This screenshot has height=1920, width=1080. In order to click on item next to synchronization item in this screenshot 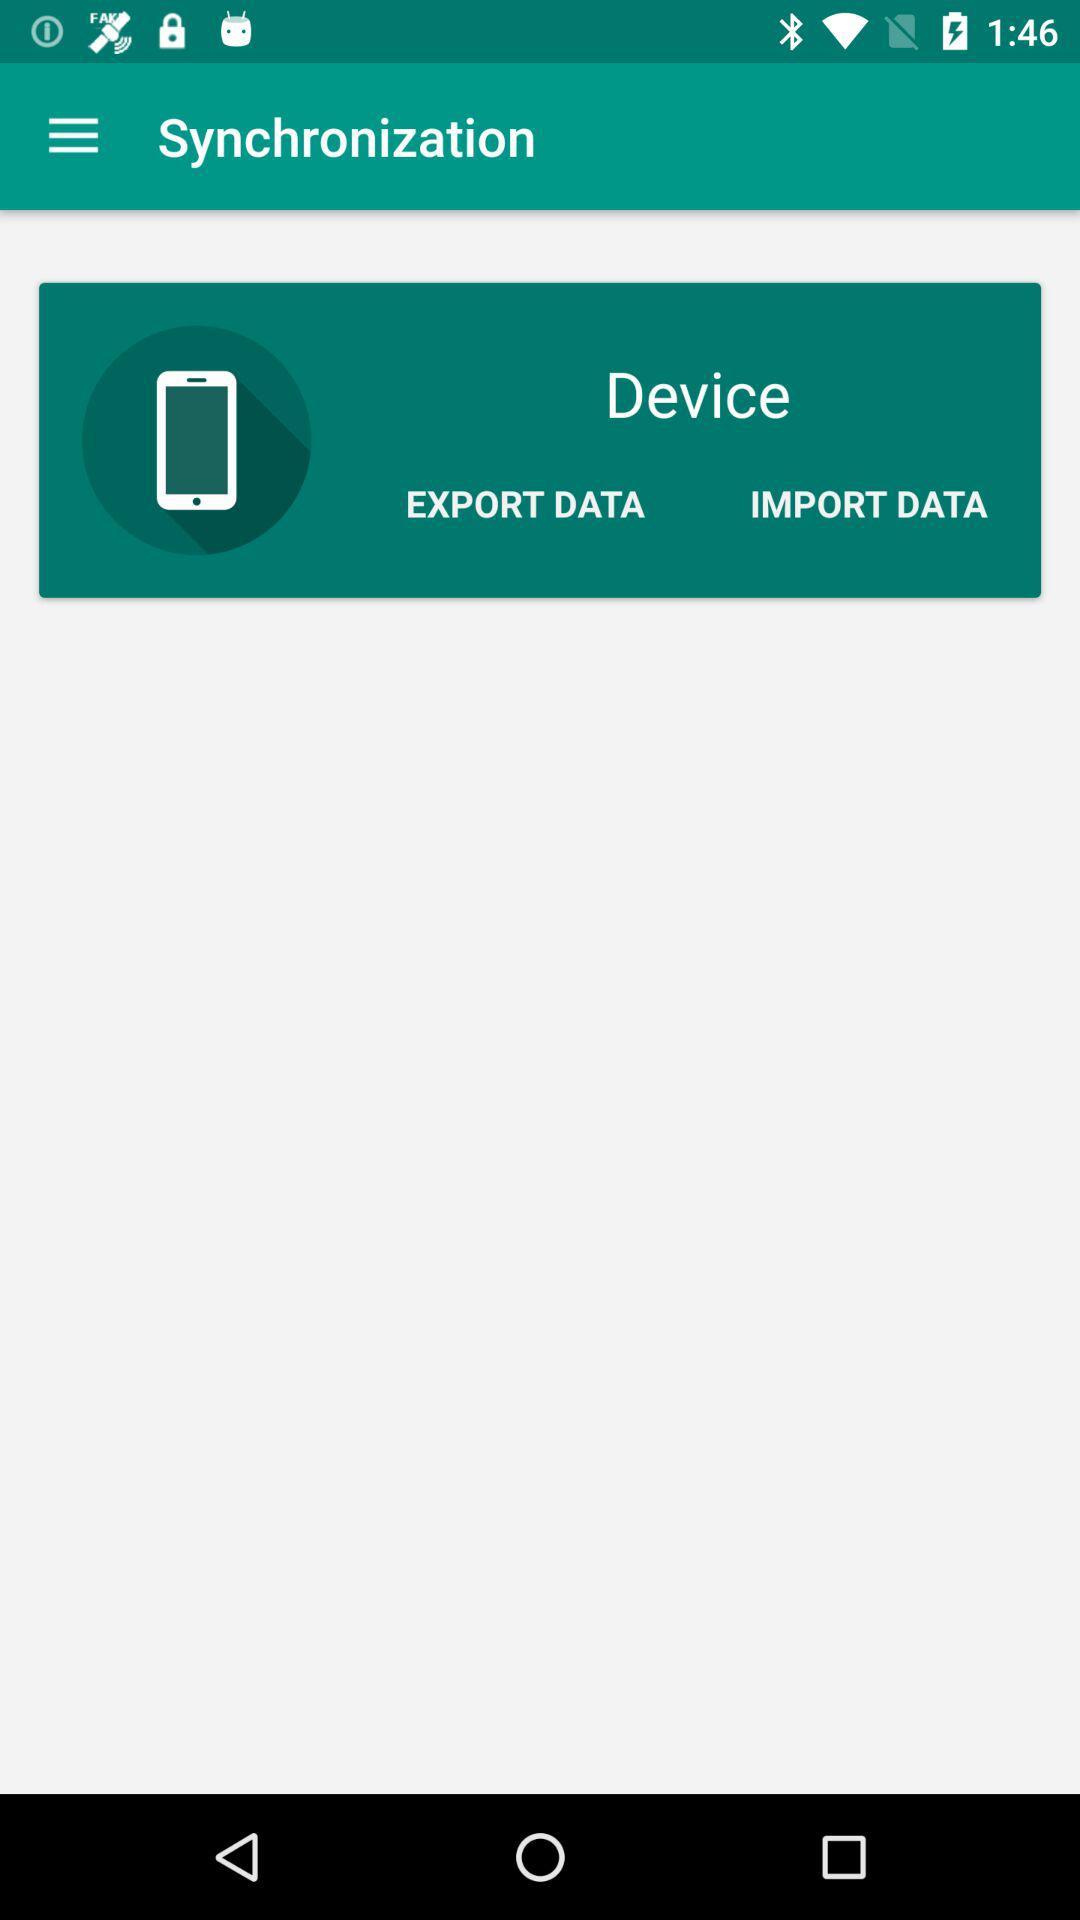, I will do `click(72, 135)`.